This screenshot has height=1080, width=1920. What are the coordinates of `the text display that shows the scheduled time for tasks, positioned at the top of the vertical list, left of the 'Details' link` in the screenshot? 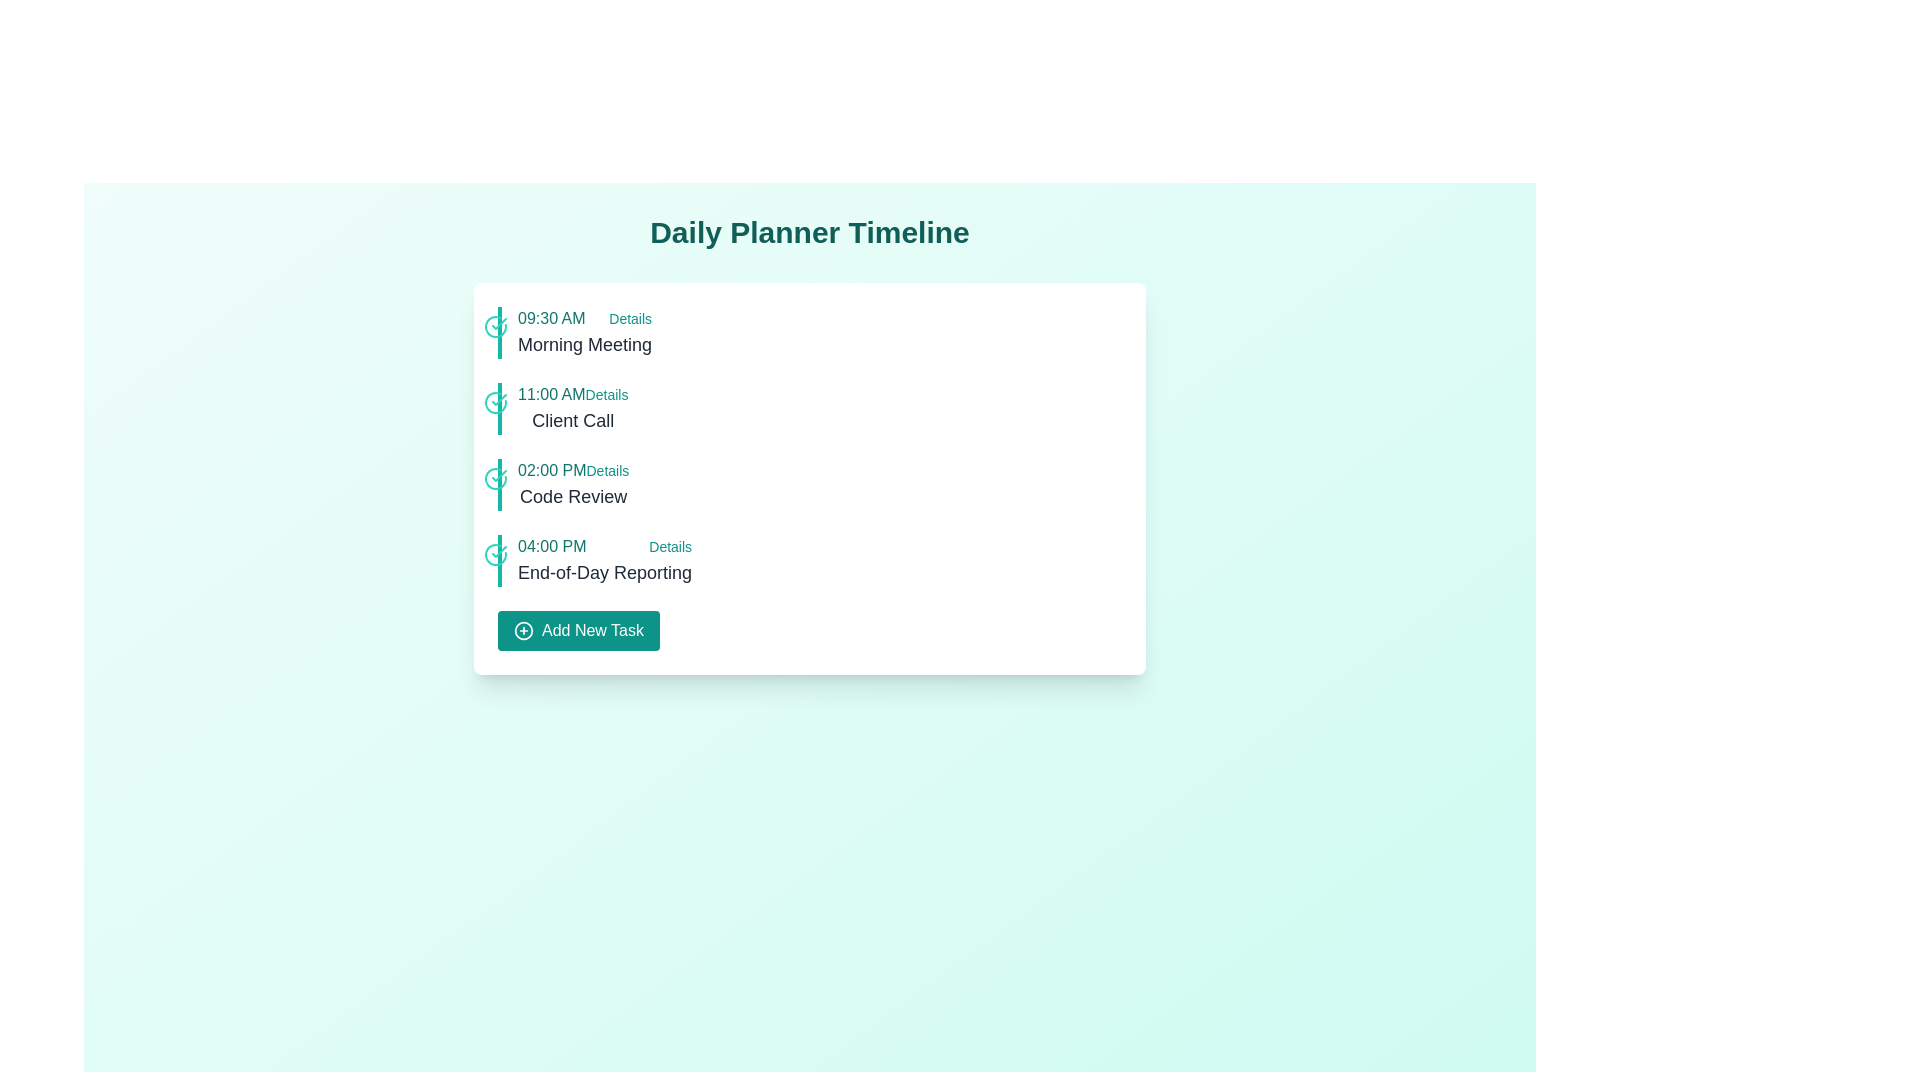 It's located at (551, 318).